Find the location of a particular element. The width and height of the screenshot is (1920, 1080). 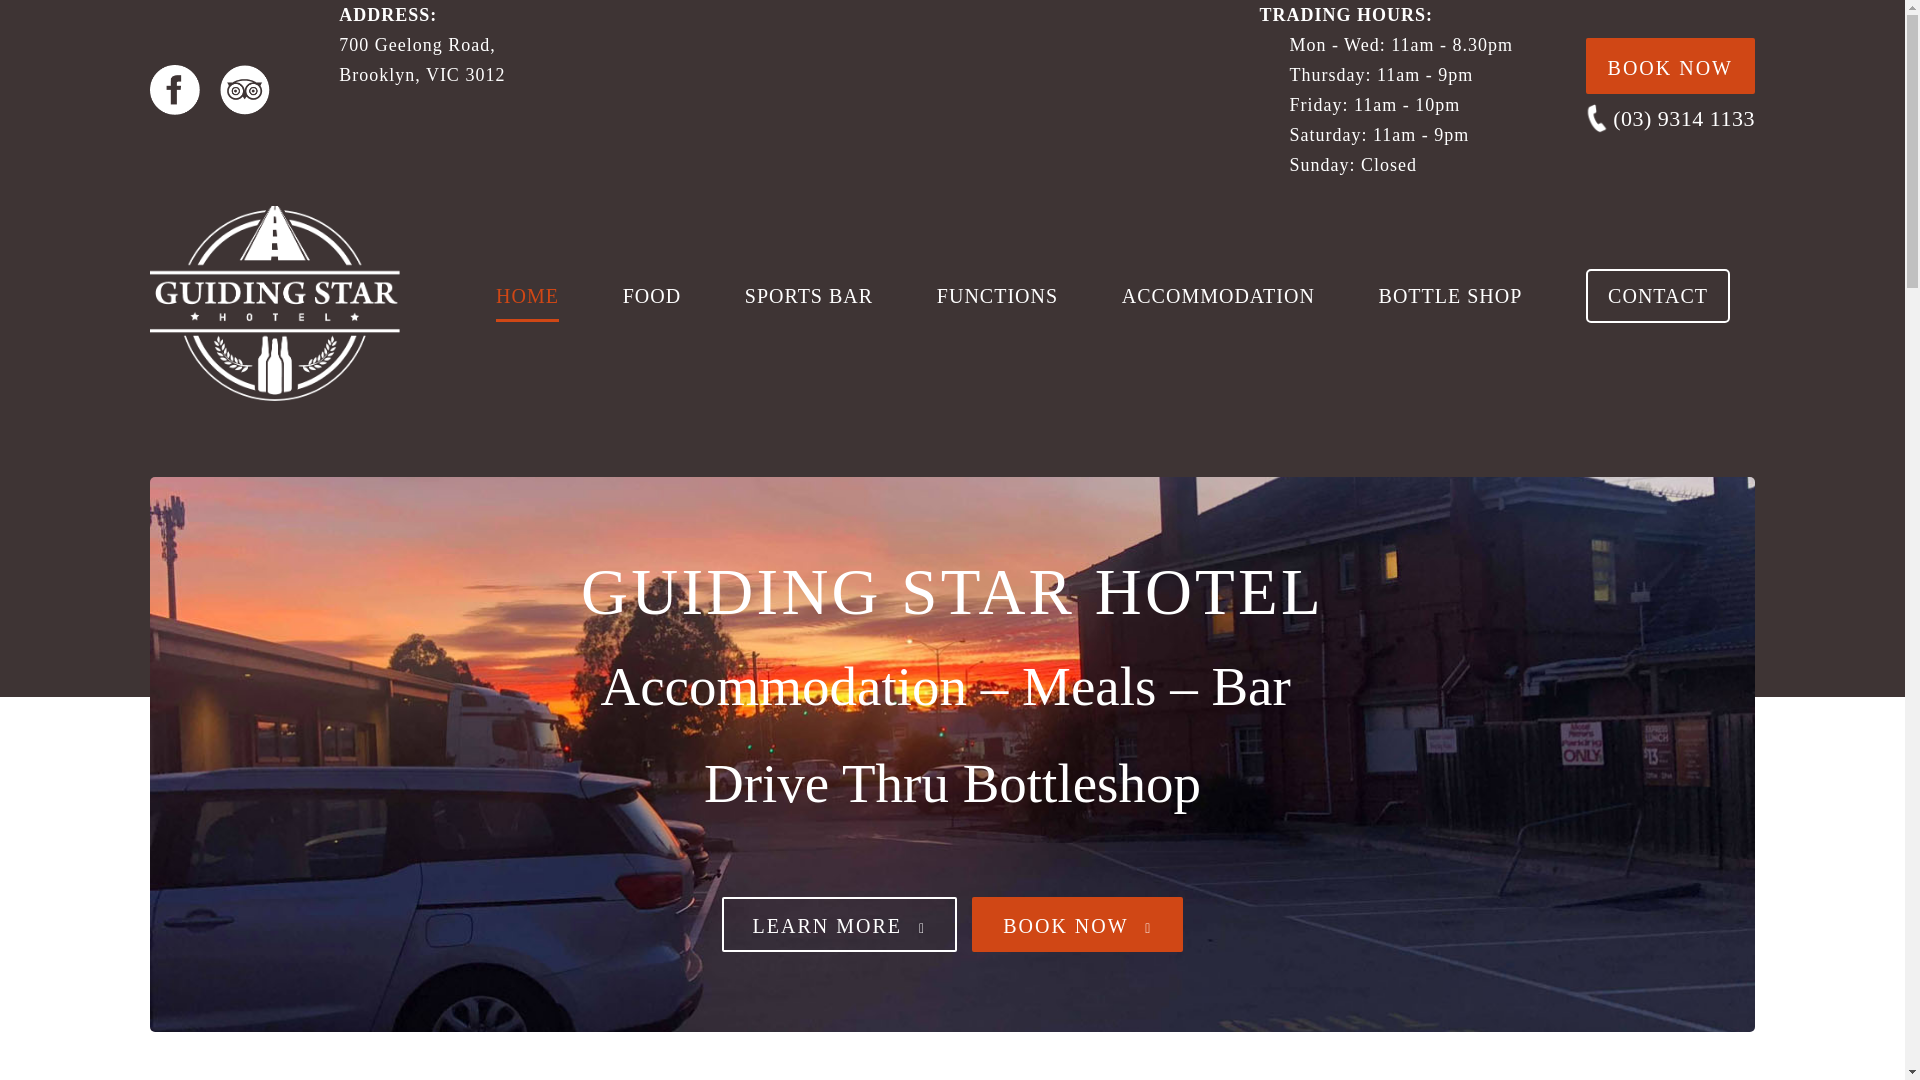

'CONTACT' is located at coordinates (1657, 296).